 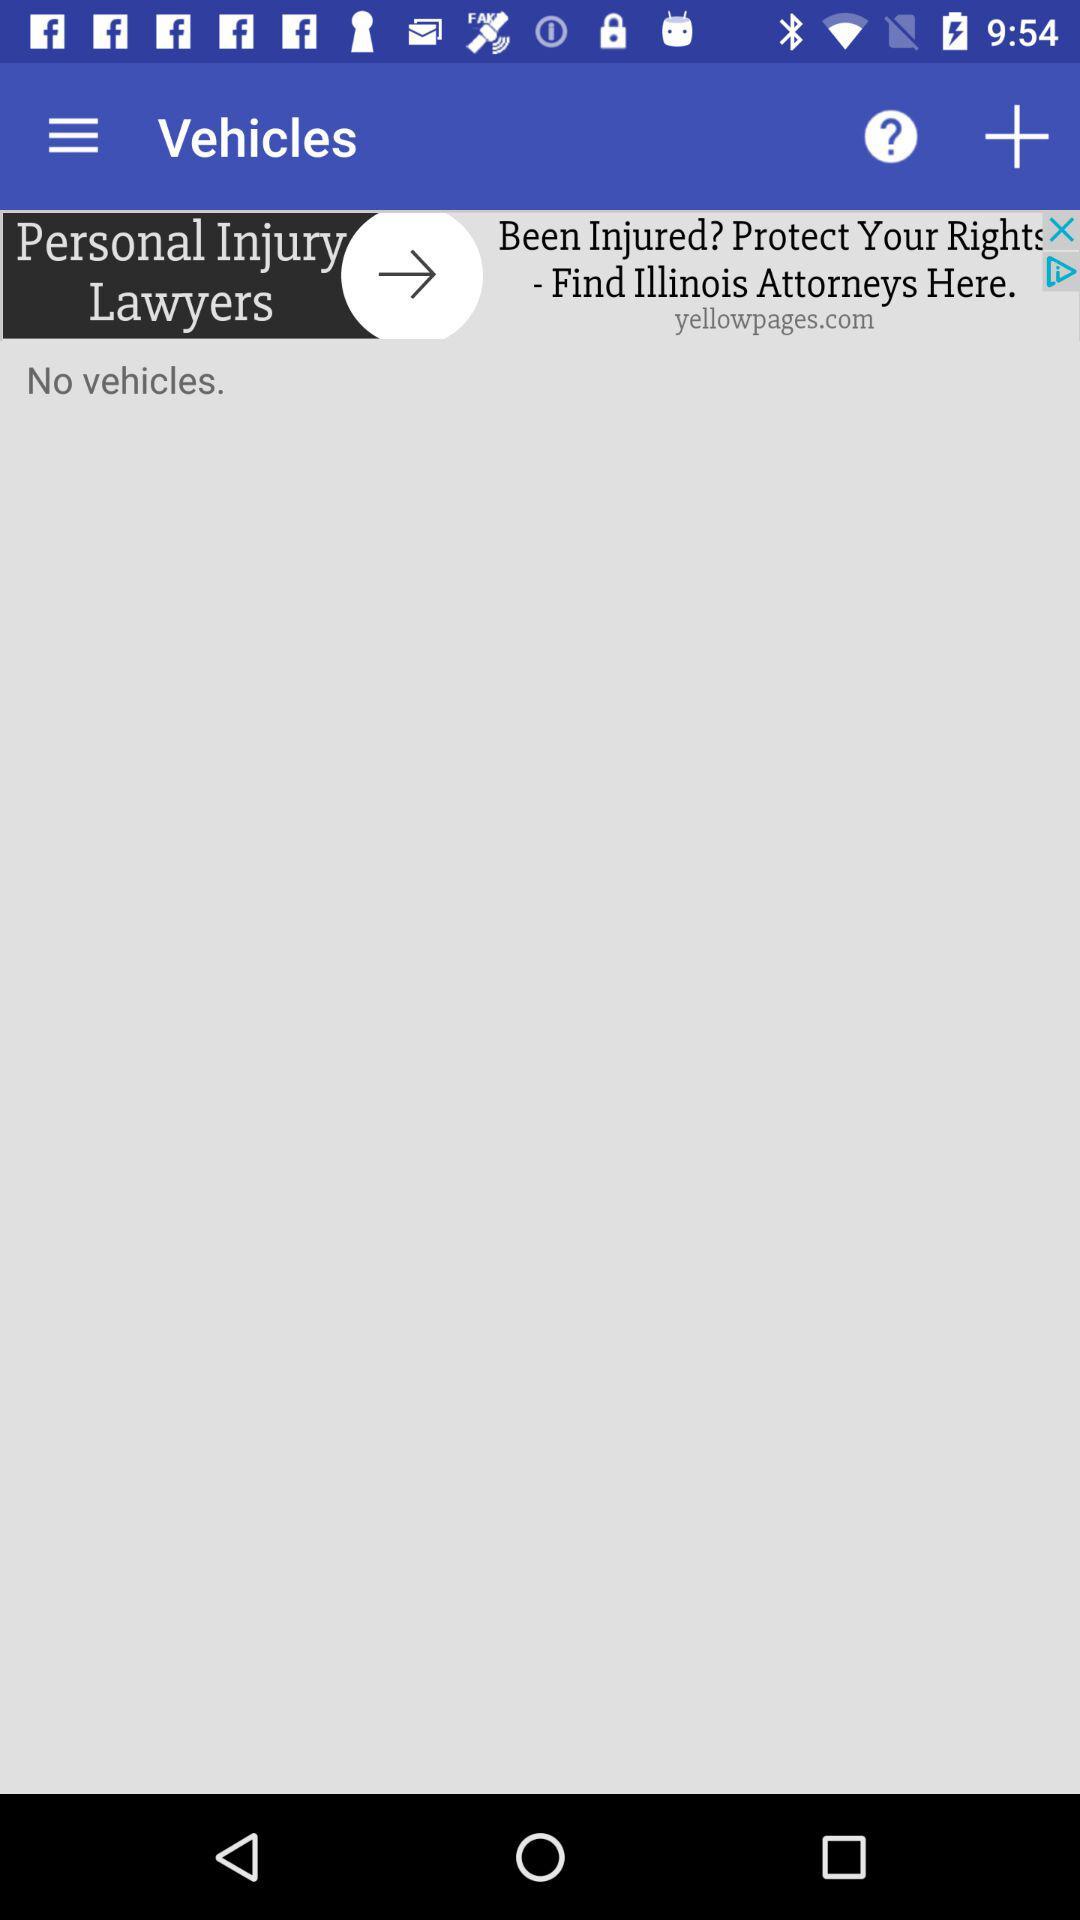 I want to click on fuel consumption, so click(x=1017, y=135).